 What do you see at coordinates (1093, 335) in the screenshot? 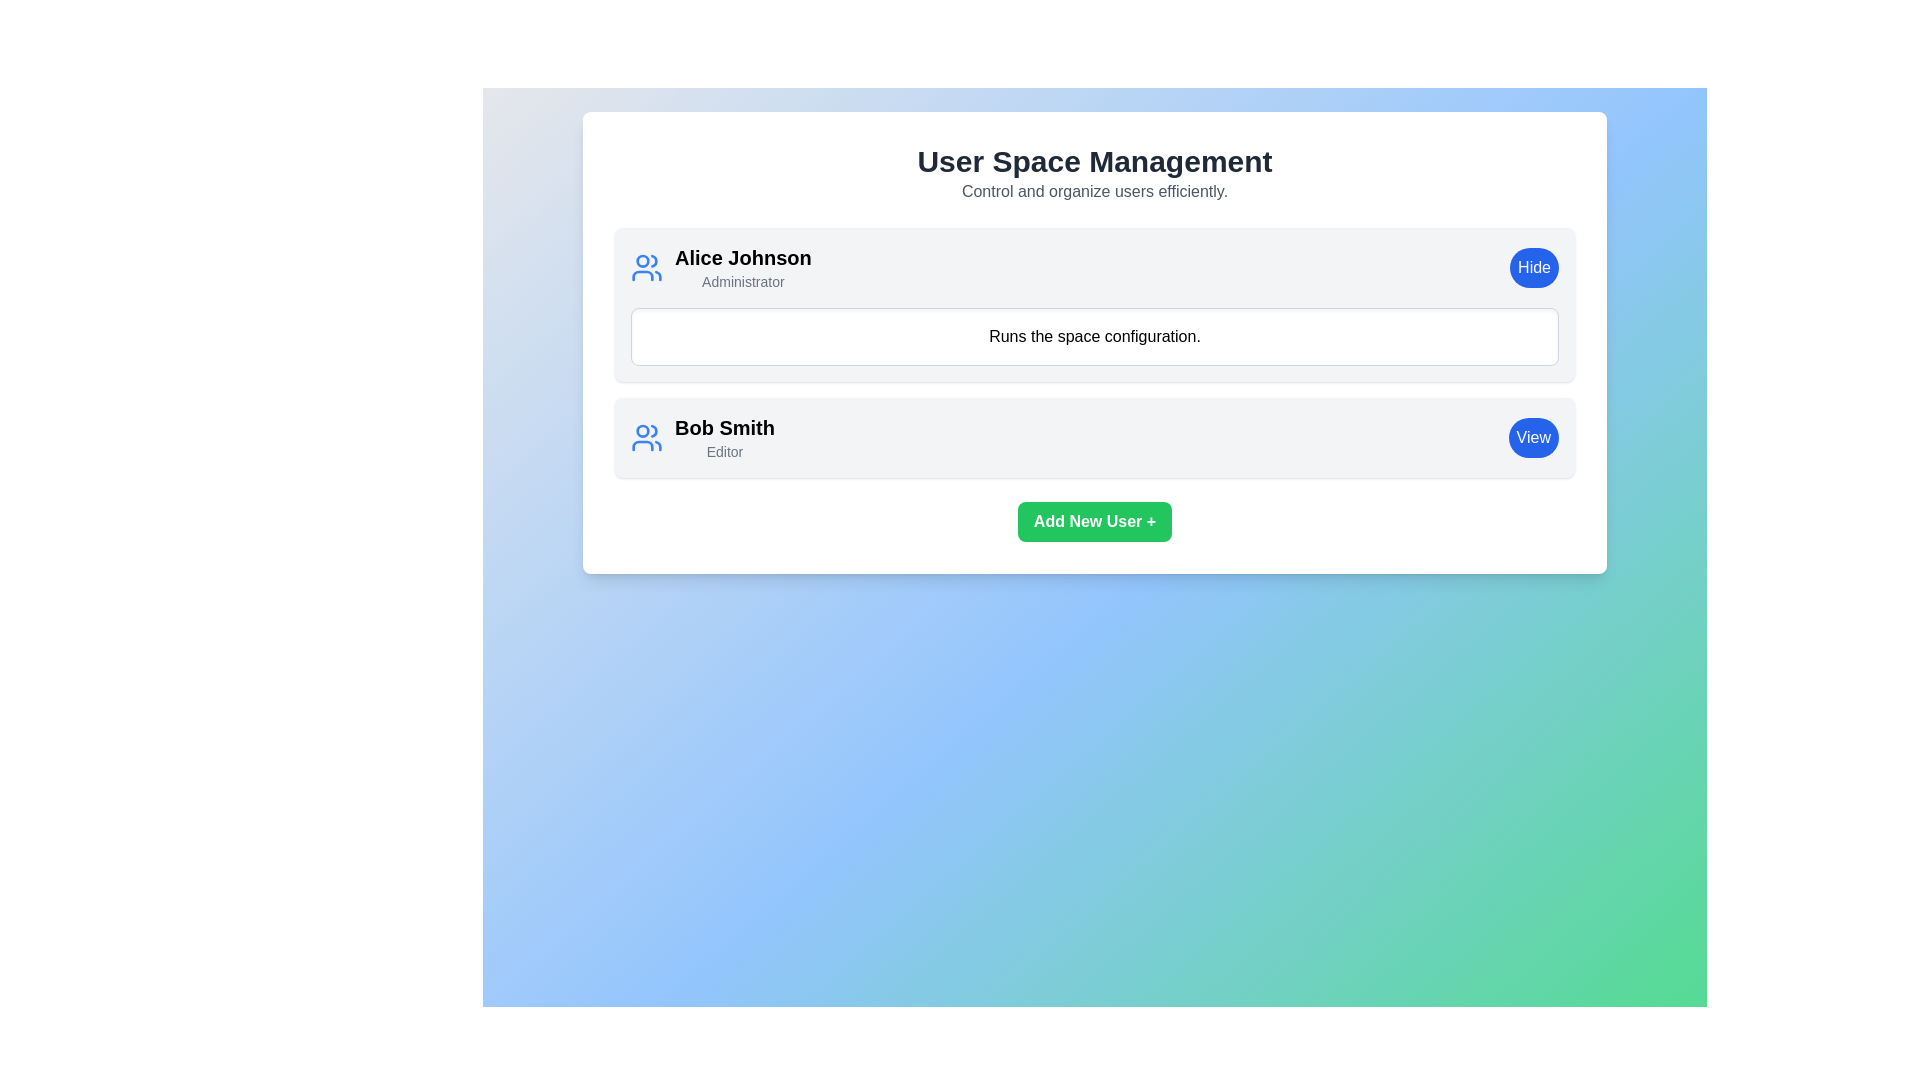
I see `the static text information block that displays 'Runs the space configuration.' located below the user 'Alice Johnson' and her title 'Administrator'` at bounding box center [1093, 335].